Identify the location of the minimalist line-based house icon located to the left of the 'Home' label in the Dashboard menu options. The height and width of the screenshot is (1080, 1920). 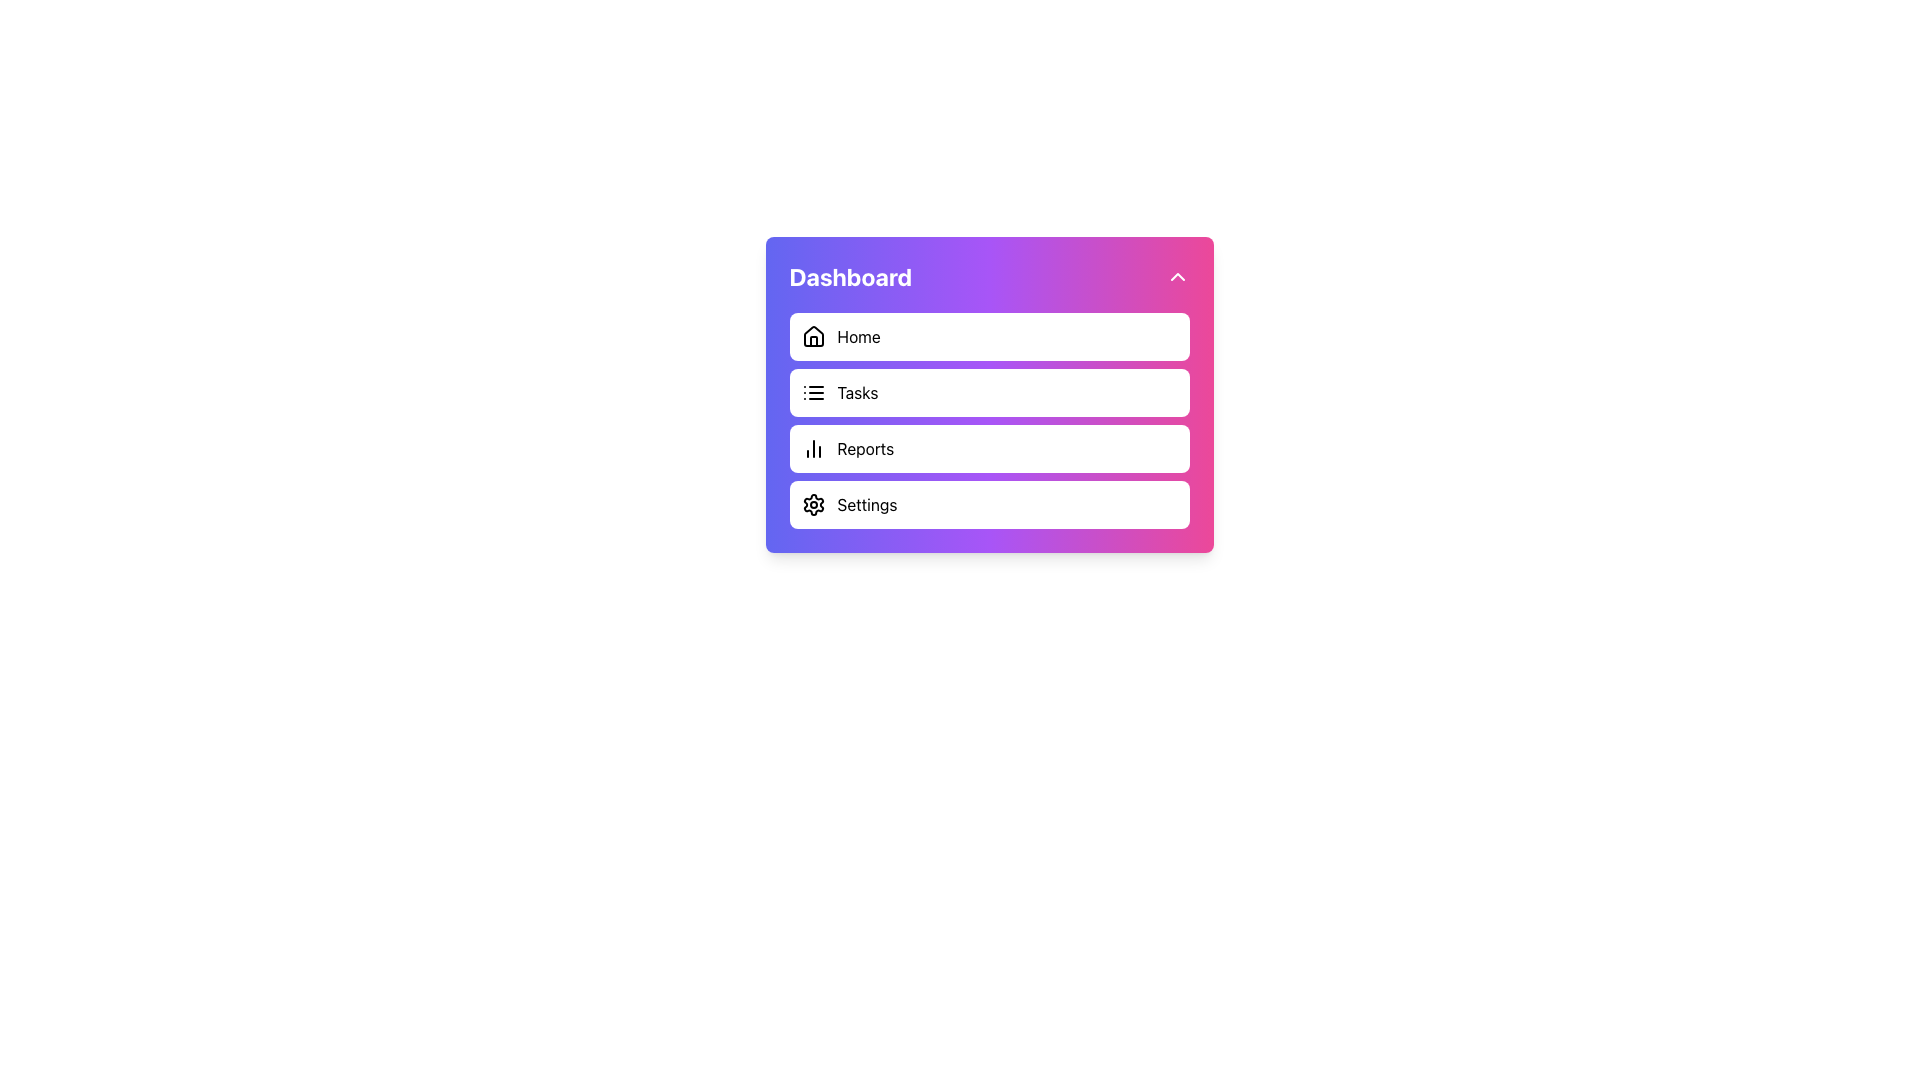
(813, 335).